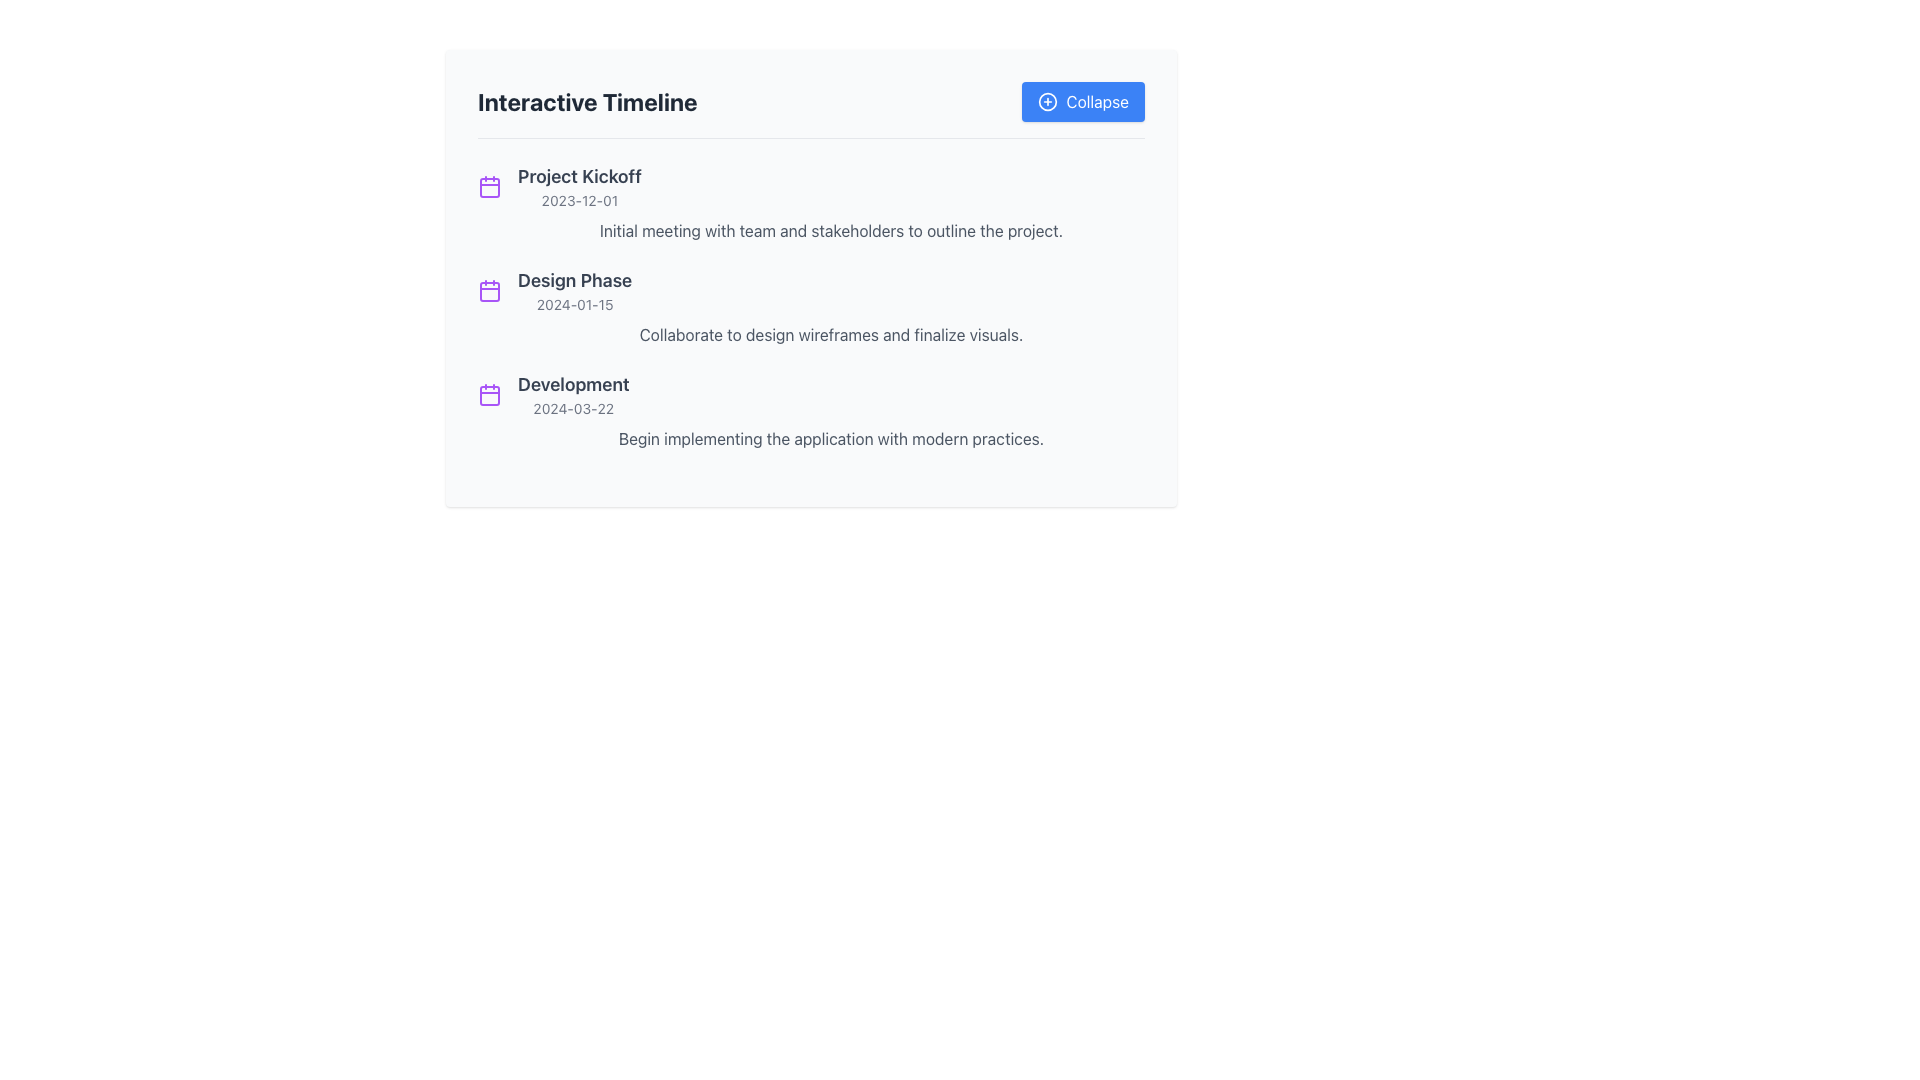 Image resolution: width=1920 pixels, height=1080 pixels. Describe the element at coordinates (578, 176) in the screenshot. I see `header text of the first item in the interactive timeline, located to the left of the small calendar icon and above the date text ('2023-12-01')` at that location.